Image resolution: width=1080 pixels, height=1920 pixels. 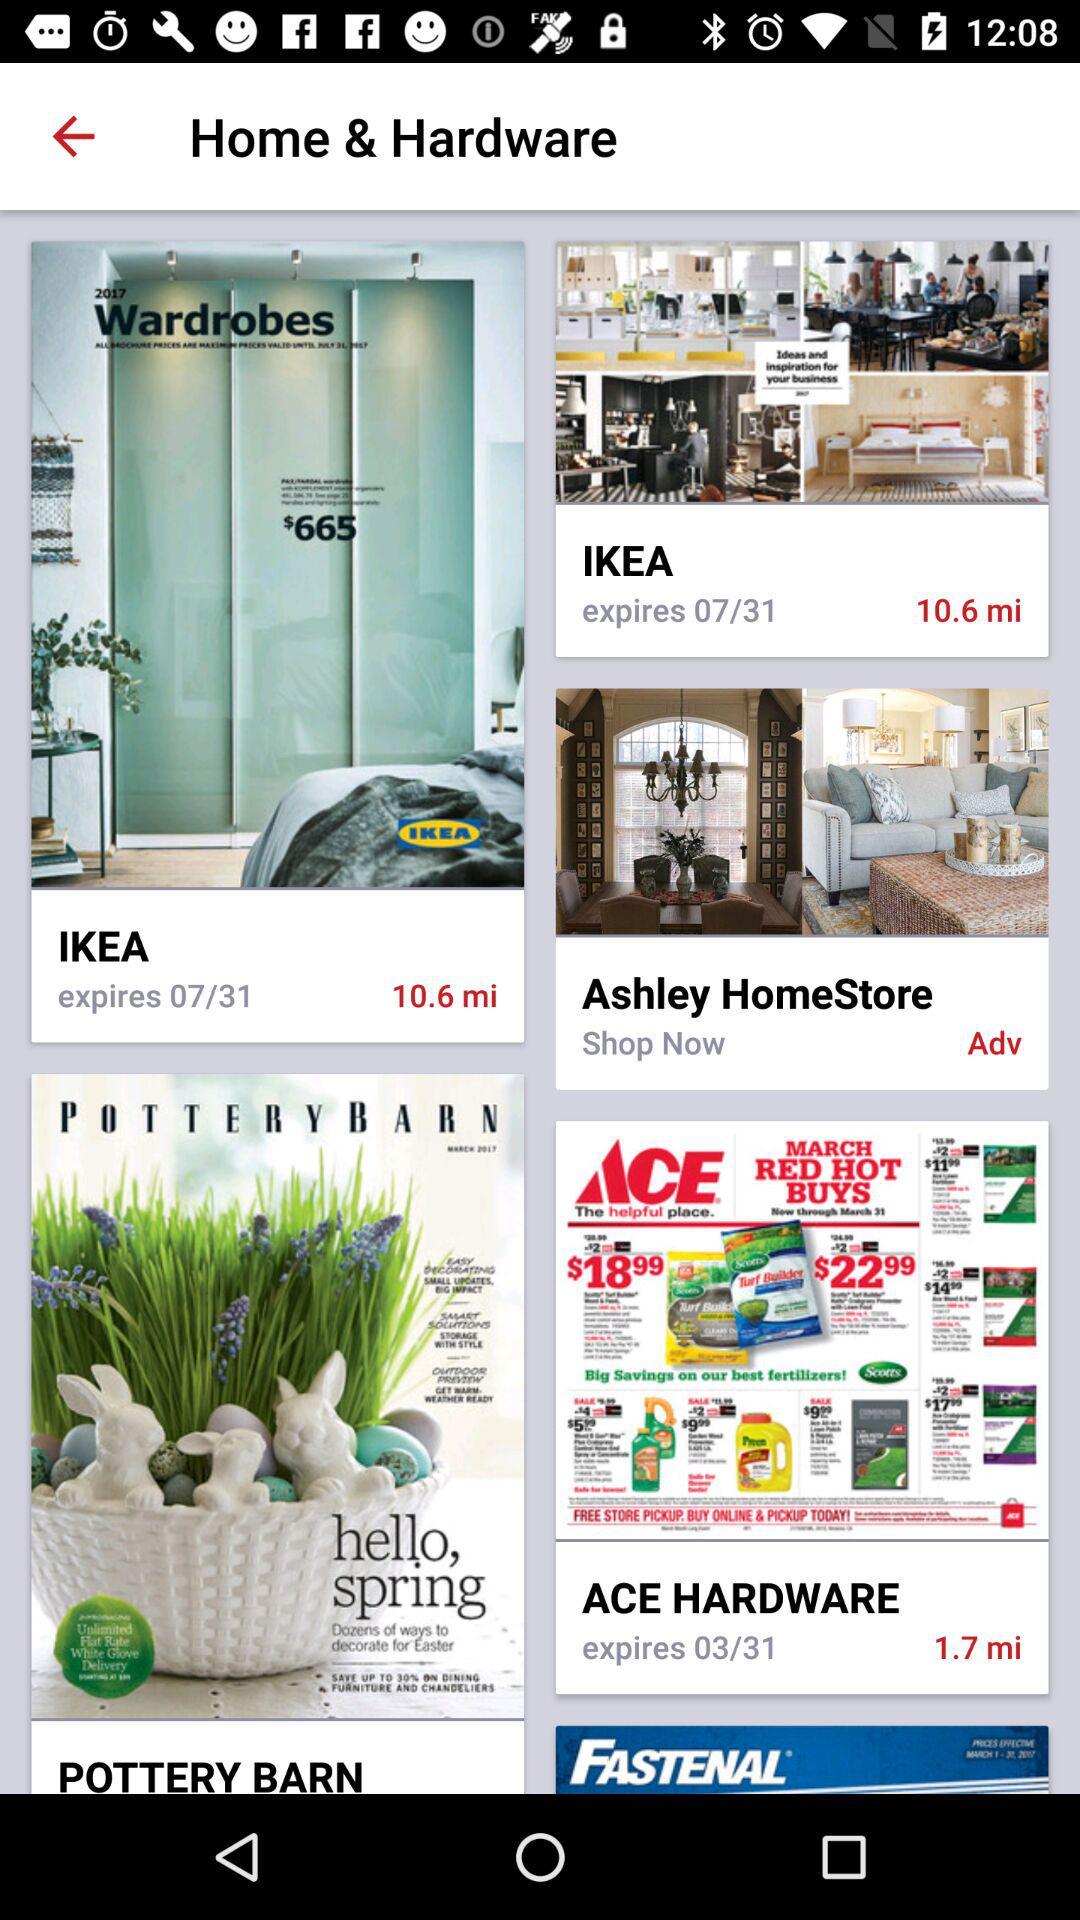 What do you see at coordinates (801, 811) in the screenshot?
I see `pick selected location` at bounding box center [801, 811].